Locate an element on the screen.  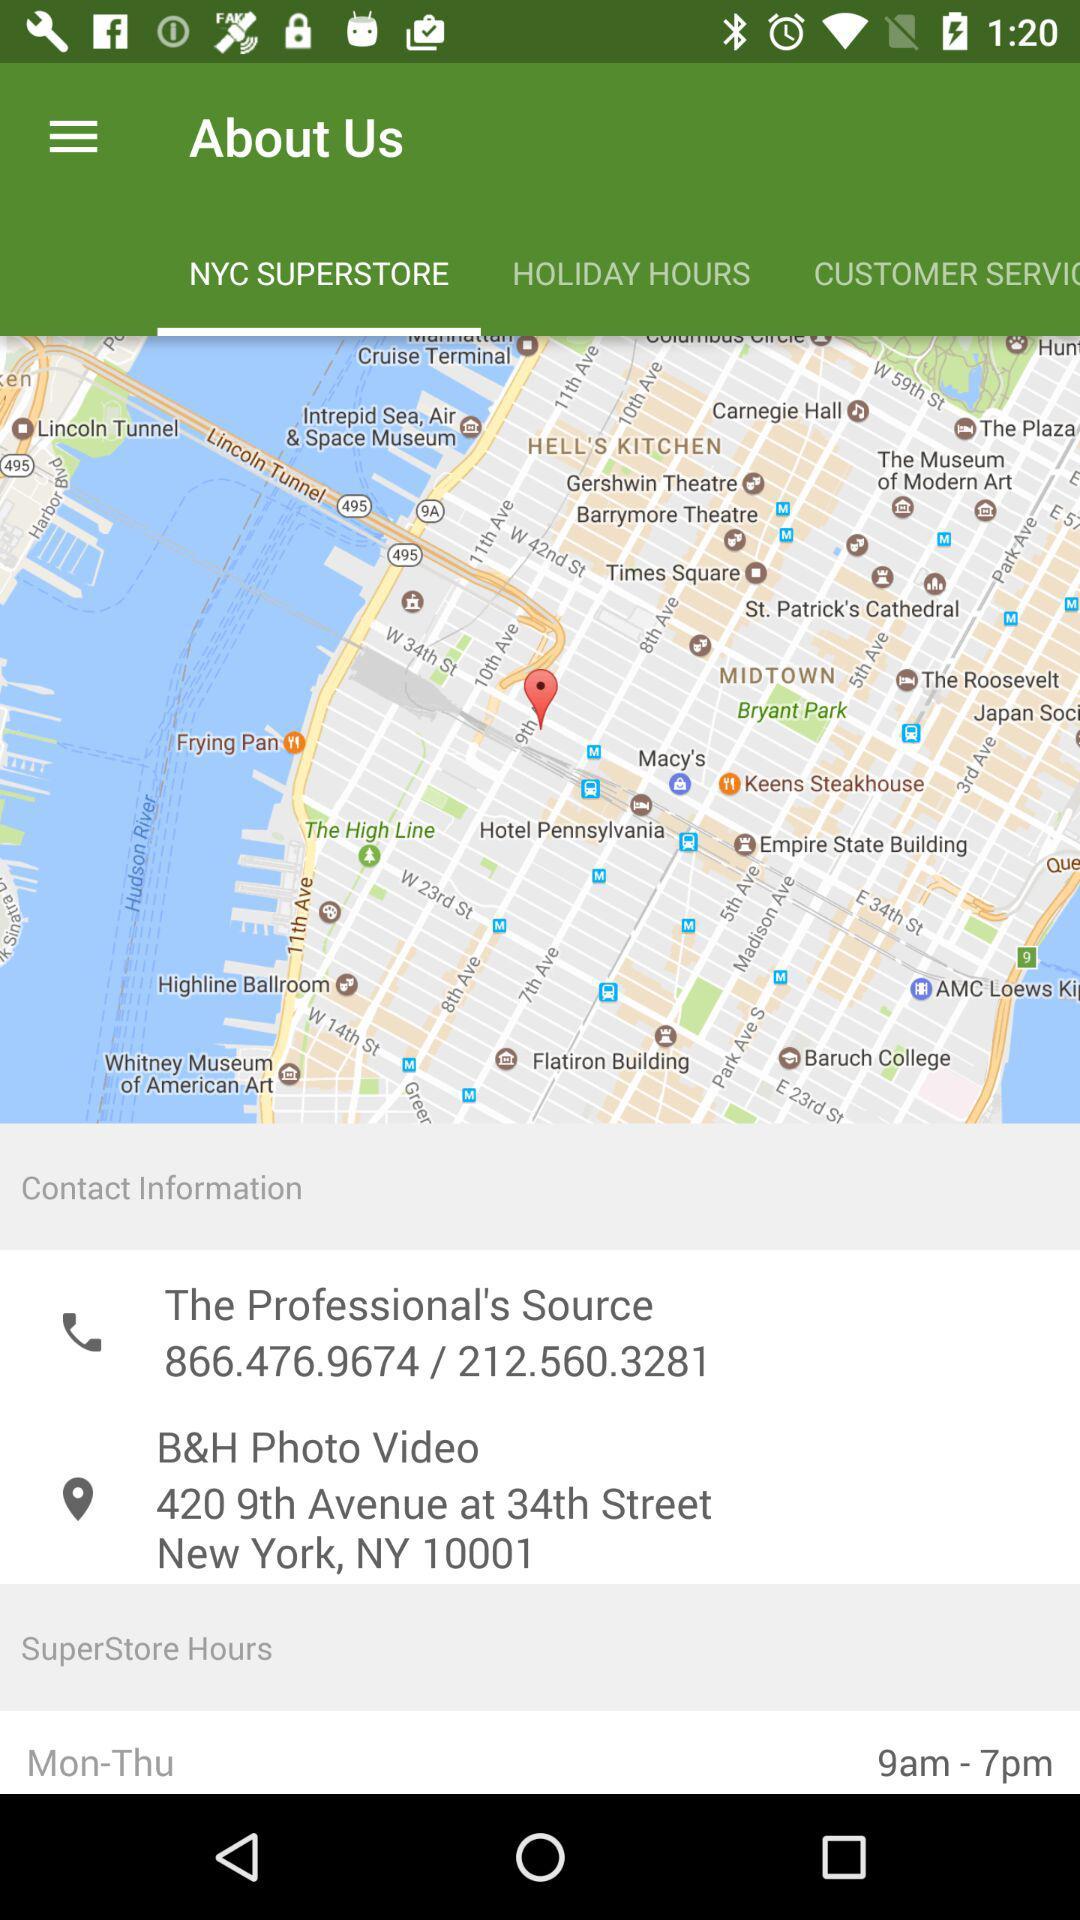
surf the map is located at coordinates (540, 728).